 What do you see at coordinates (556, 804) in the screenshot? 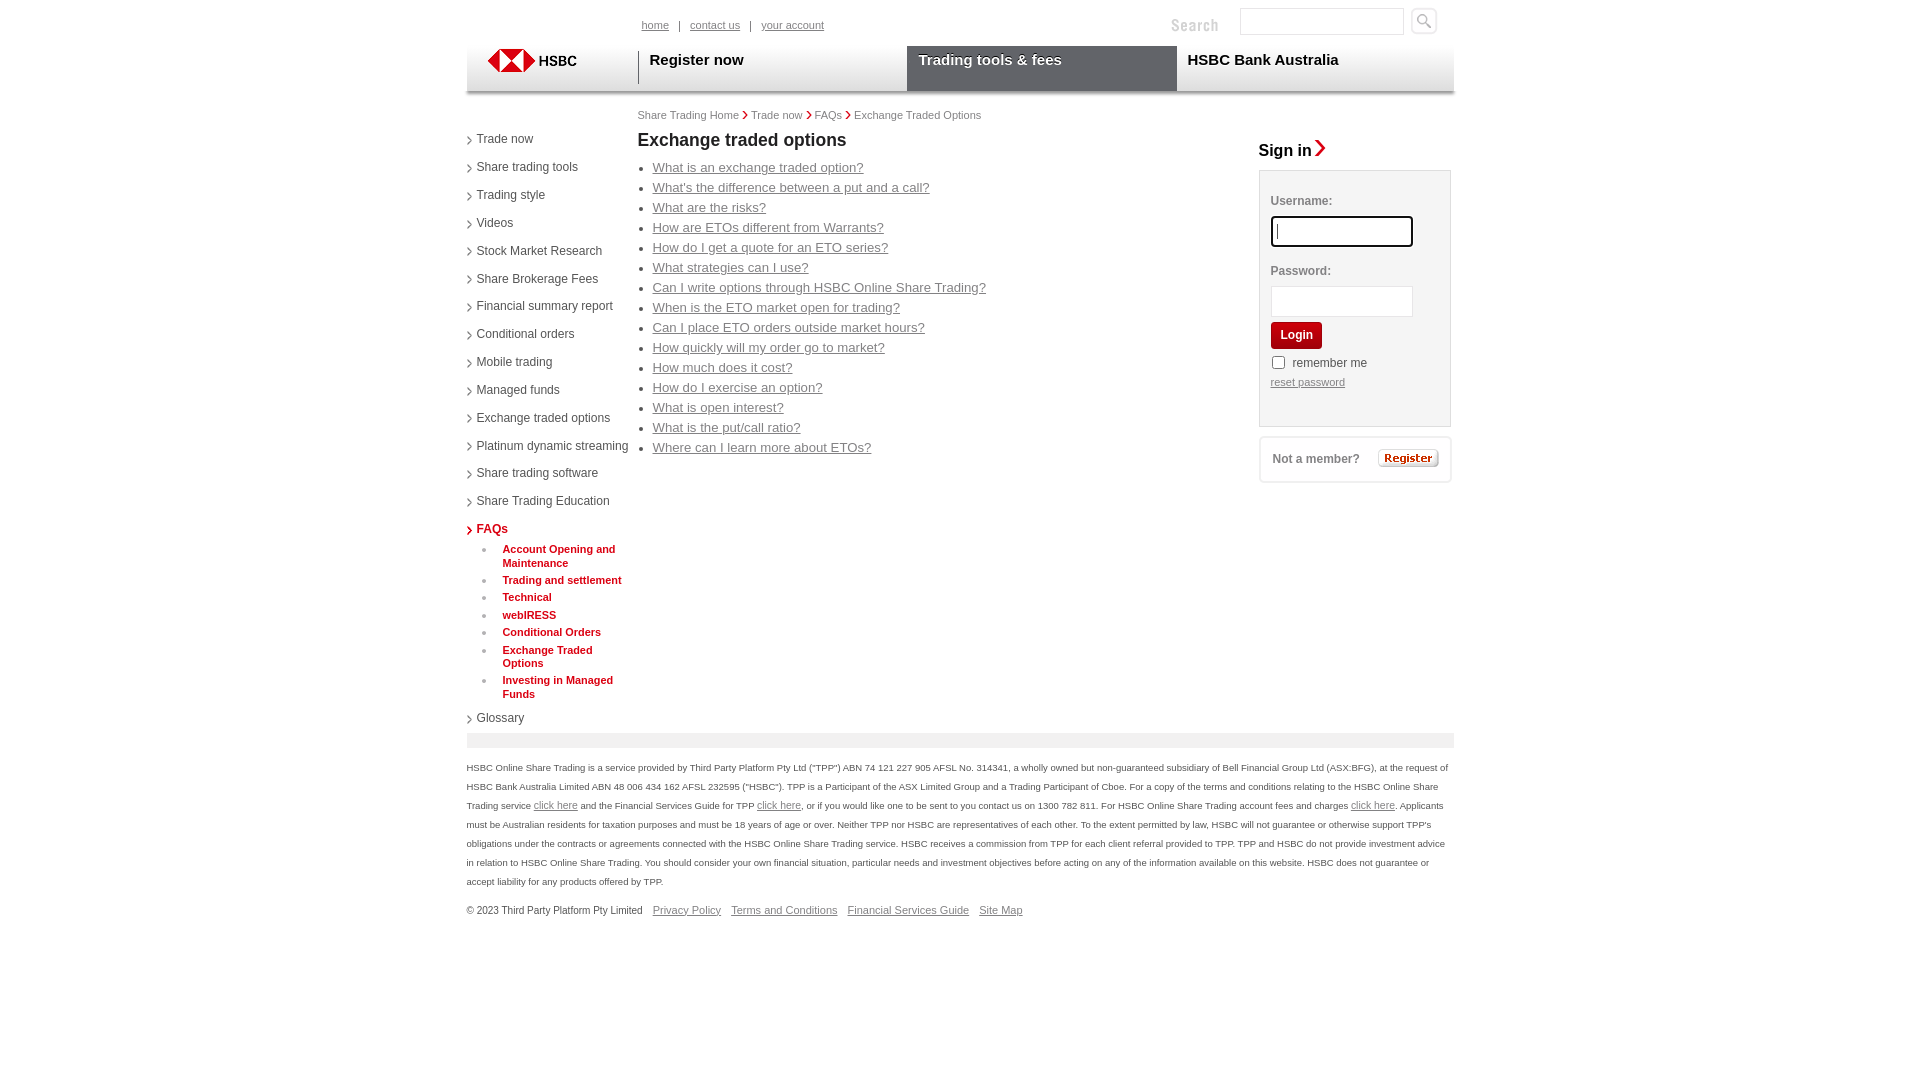
I see `'click here'` at bounding box center [556, 804].